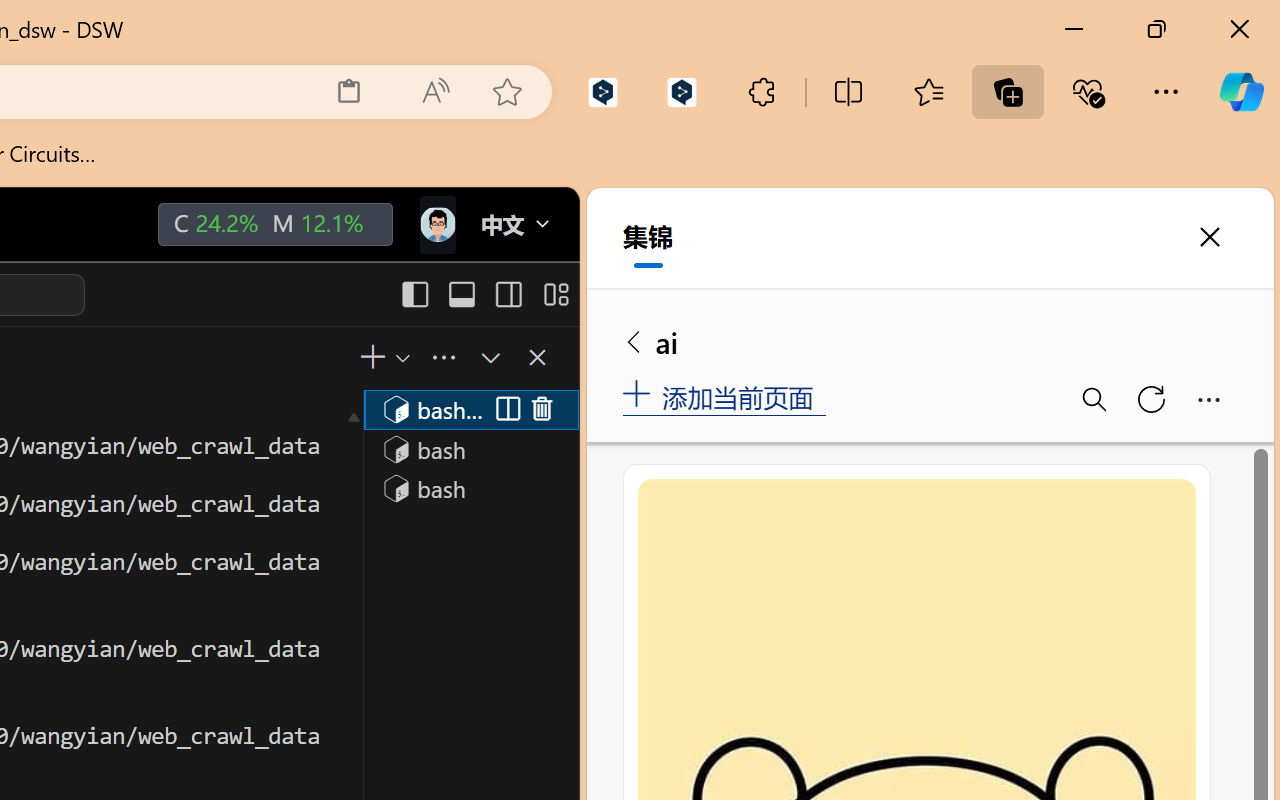 Image resolution: width=1280 pixels, height=800 pixels. What do you see at coordinates (469, 488) in the screenshot?
I see `'Terminal 3 bash'` at bounding box center [469, 488].